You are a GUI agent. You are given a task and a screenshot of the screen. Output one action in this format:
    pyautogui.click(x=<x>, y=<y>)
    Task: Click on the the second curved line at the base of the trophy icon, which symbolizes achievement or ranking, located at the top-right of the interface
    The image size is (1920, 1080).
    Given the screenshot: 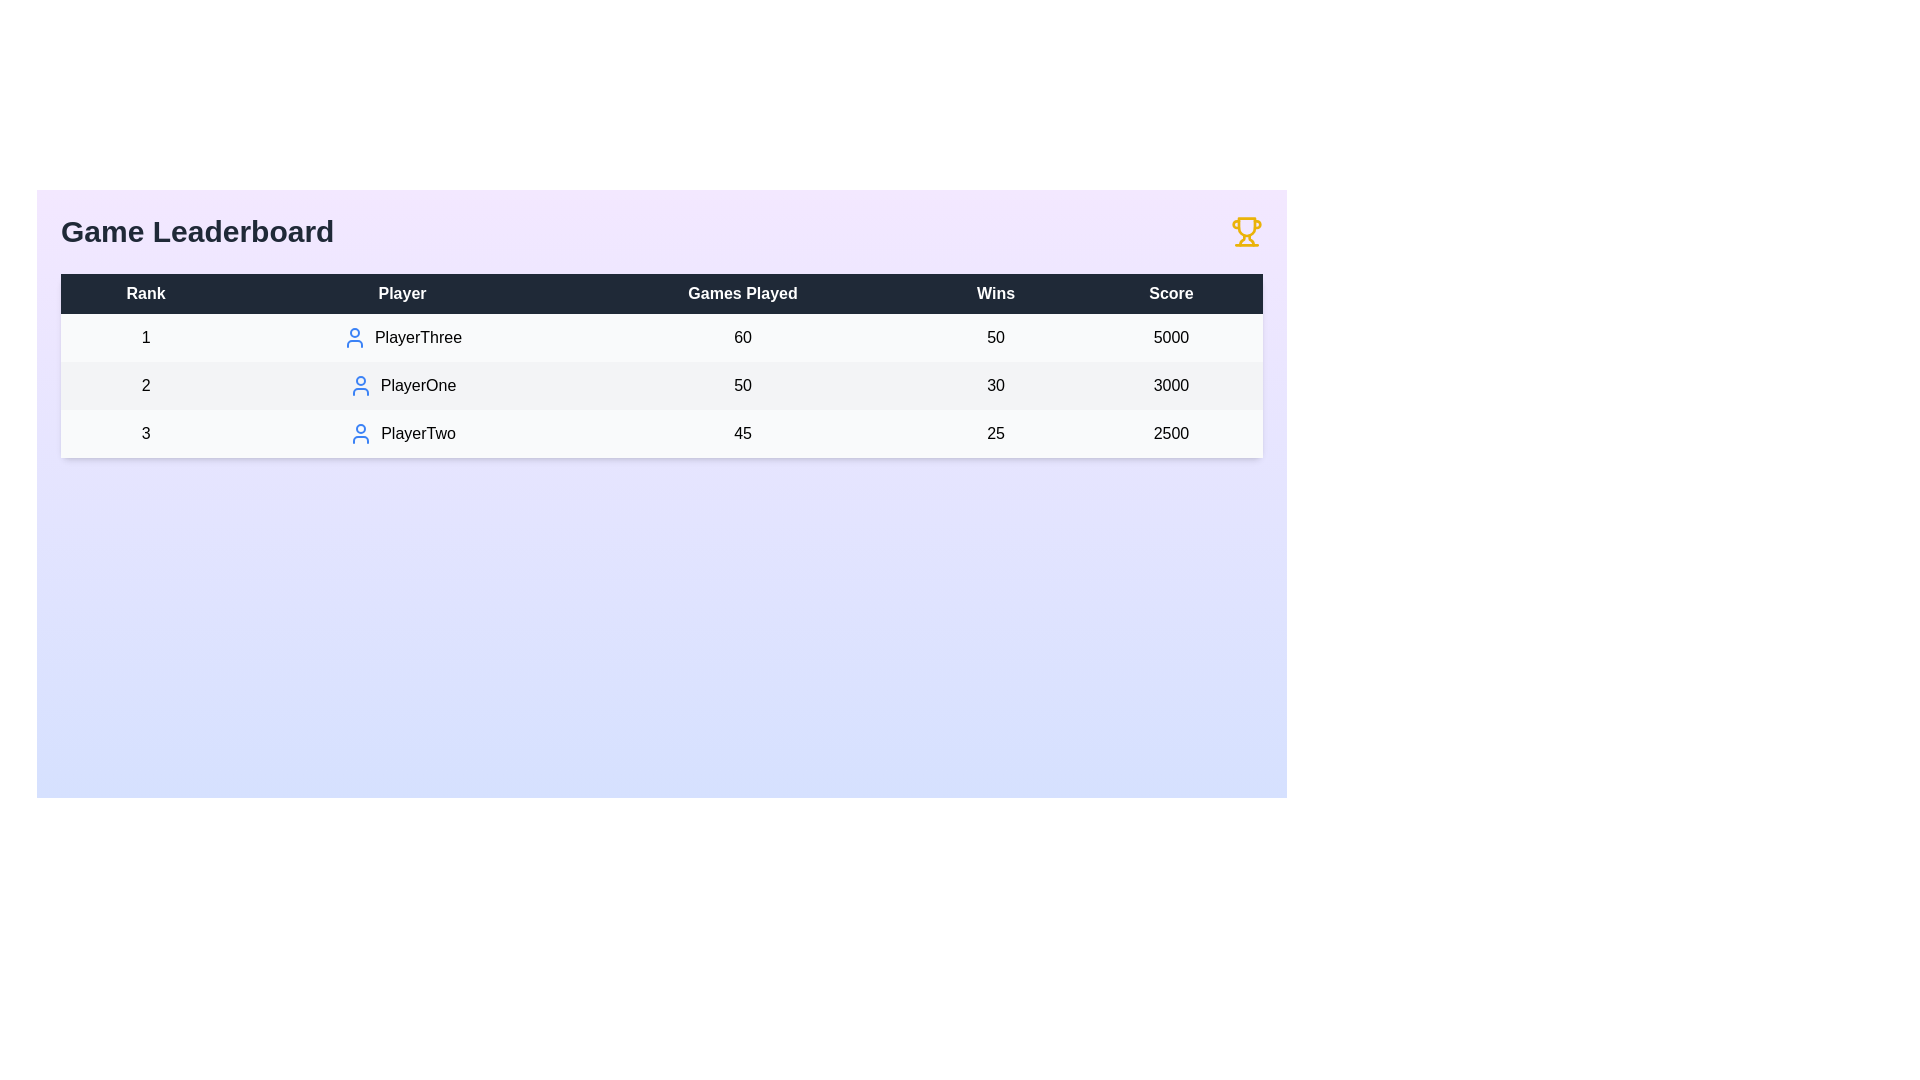 What is the action you would take?
    pyautogui.click(x=1250, y=239)
    